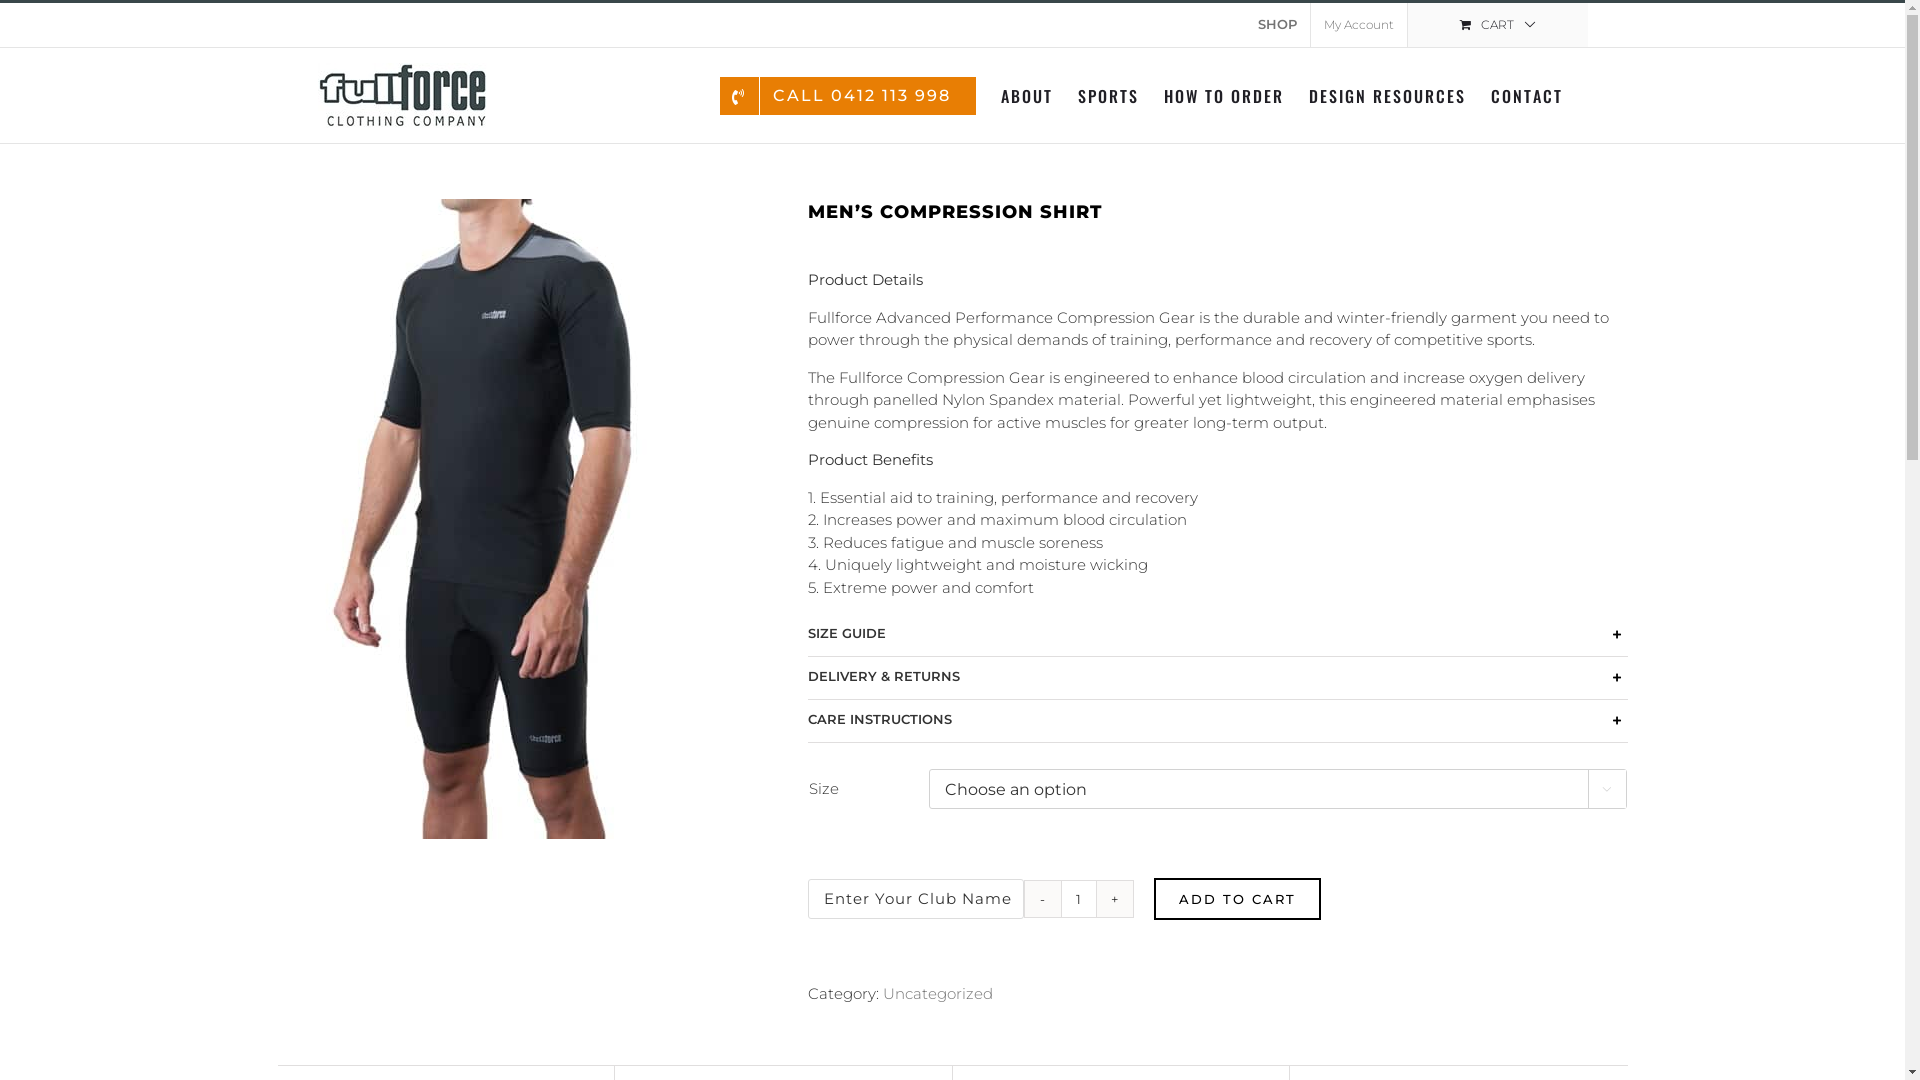 Image resolution: width=1920 pixels, height=1080 pixels. What do you see at coordinates (1385, 95) in the screenshot?
I see `'DESIGN RESOURCES'` at bounding box center [1385, 95].